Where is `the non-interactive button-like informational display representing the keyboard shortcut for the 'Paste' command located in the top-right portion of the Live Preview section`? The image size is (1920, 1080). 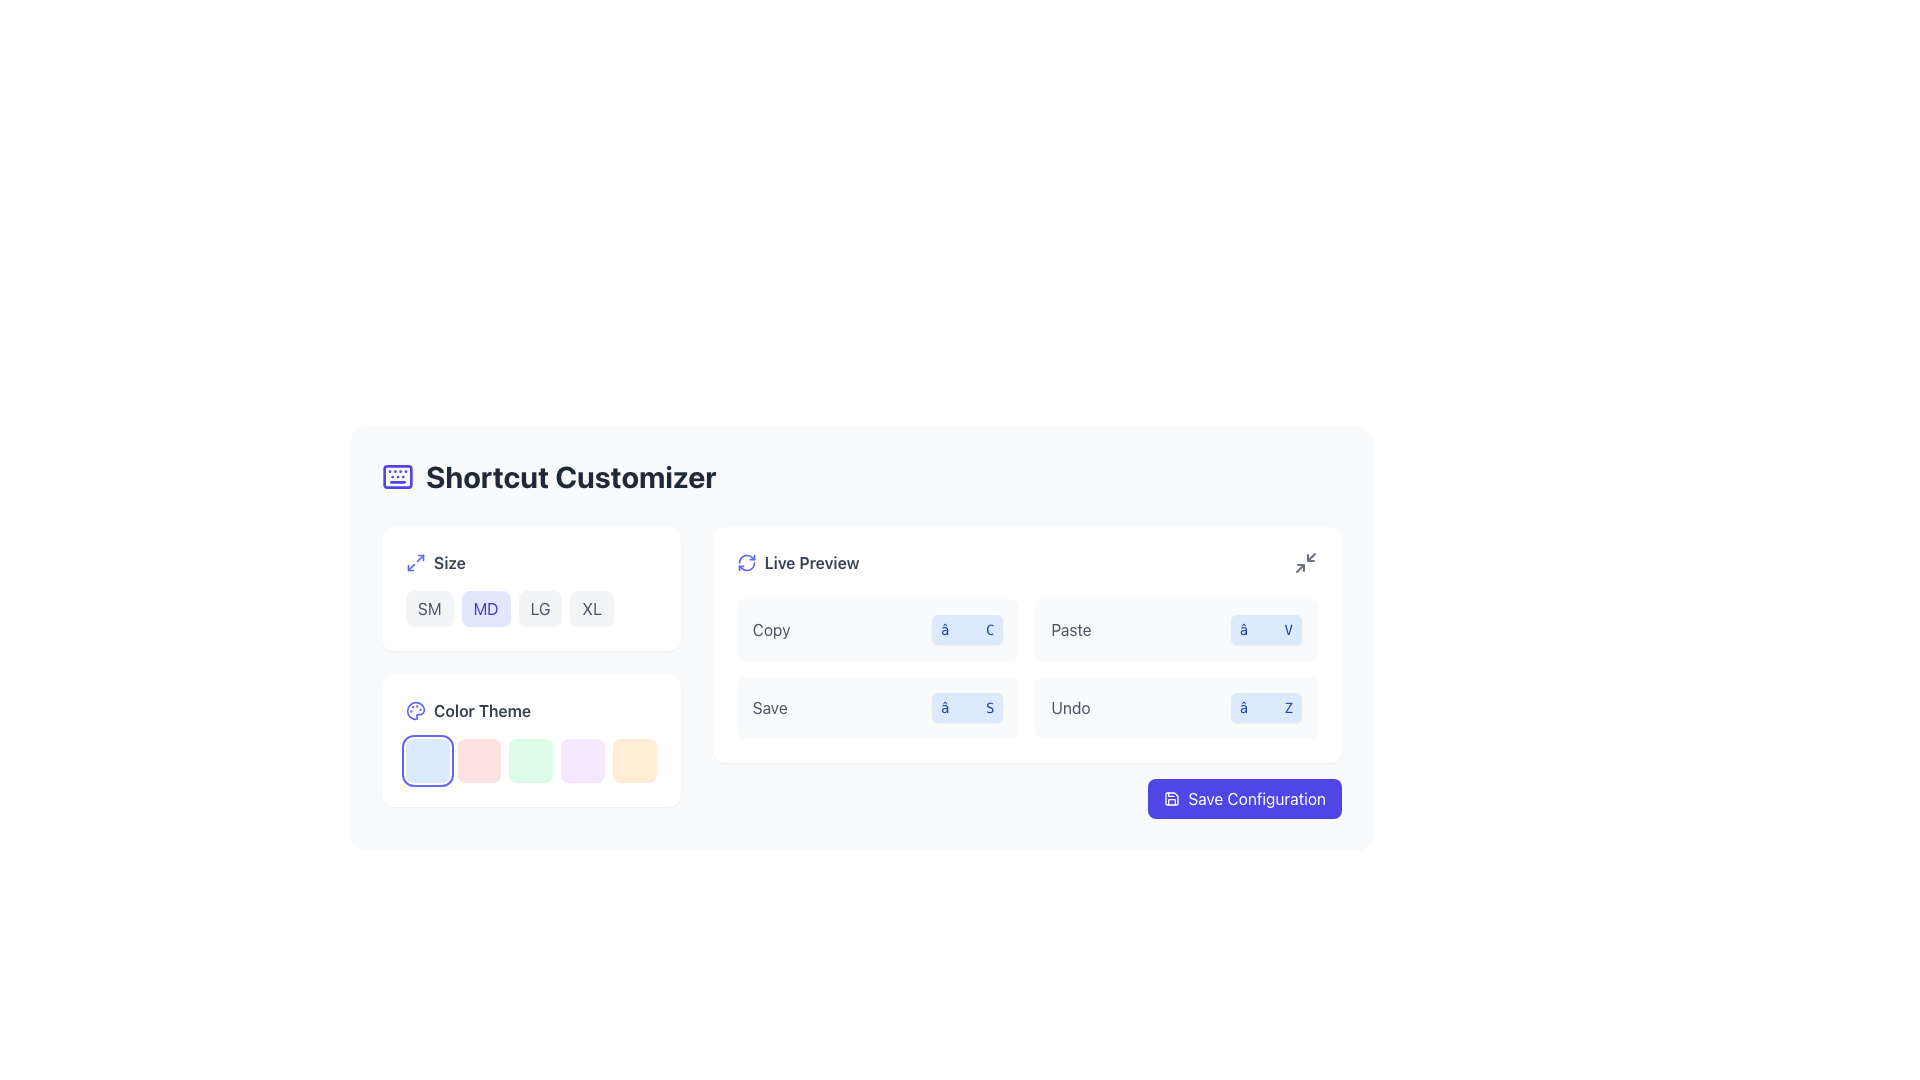
the non-interactive button-like informational display representing the keyboard shortcut for the 'Paste' command located in the top-right portion of the Live Preview section is located at coordinates (1265, 628).